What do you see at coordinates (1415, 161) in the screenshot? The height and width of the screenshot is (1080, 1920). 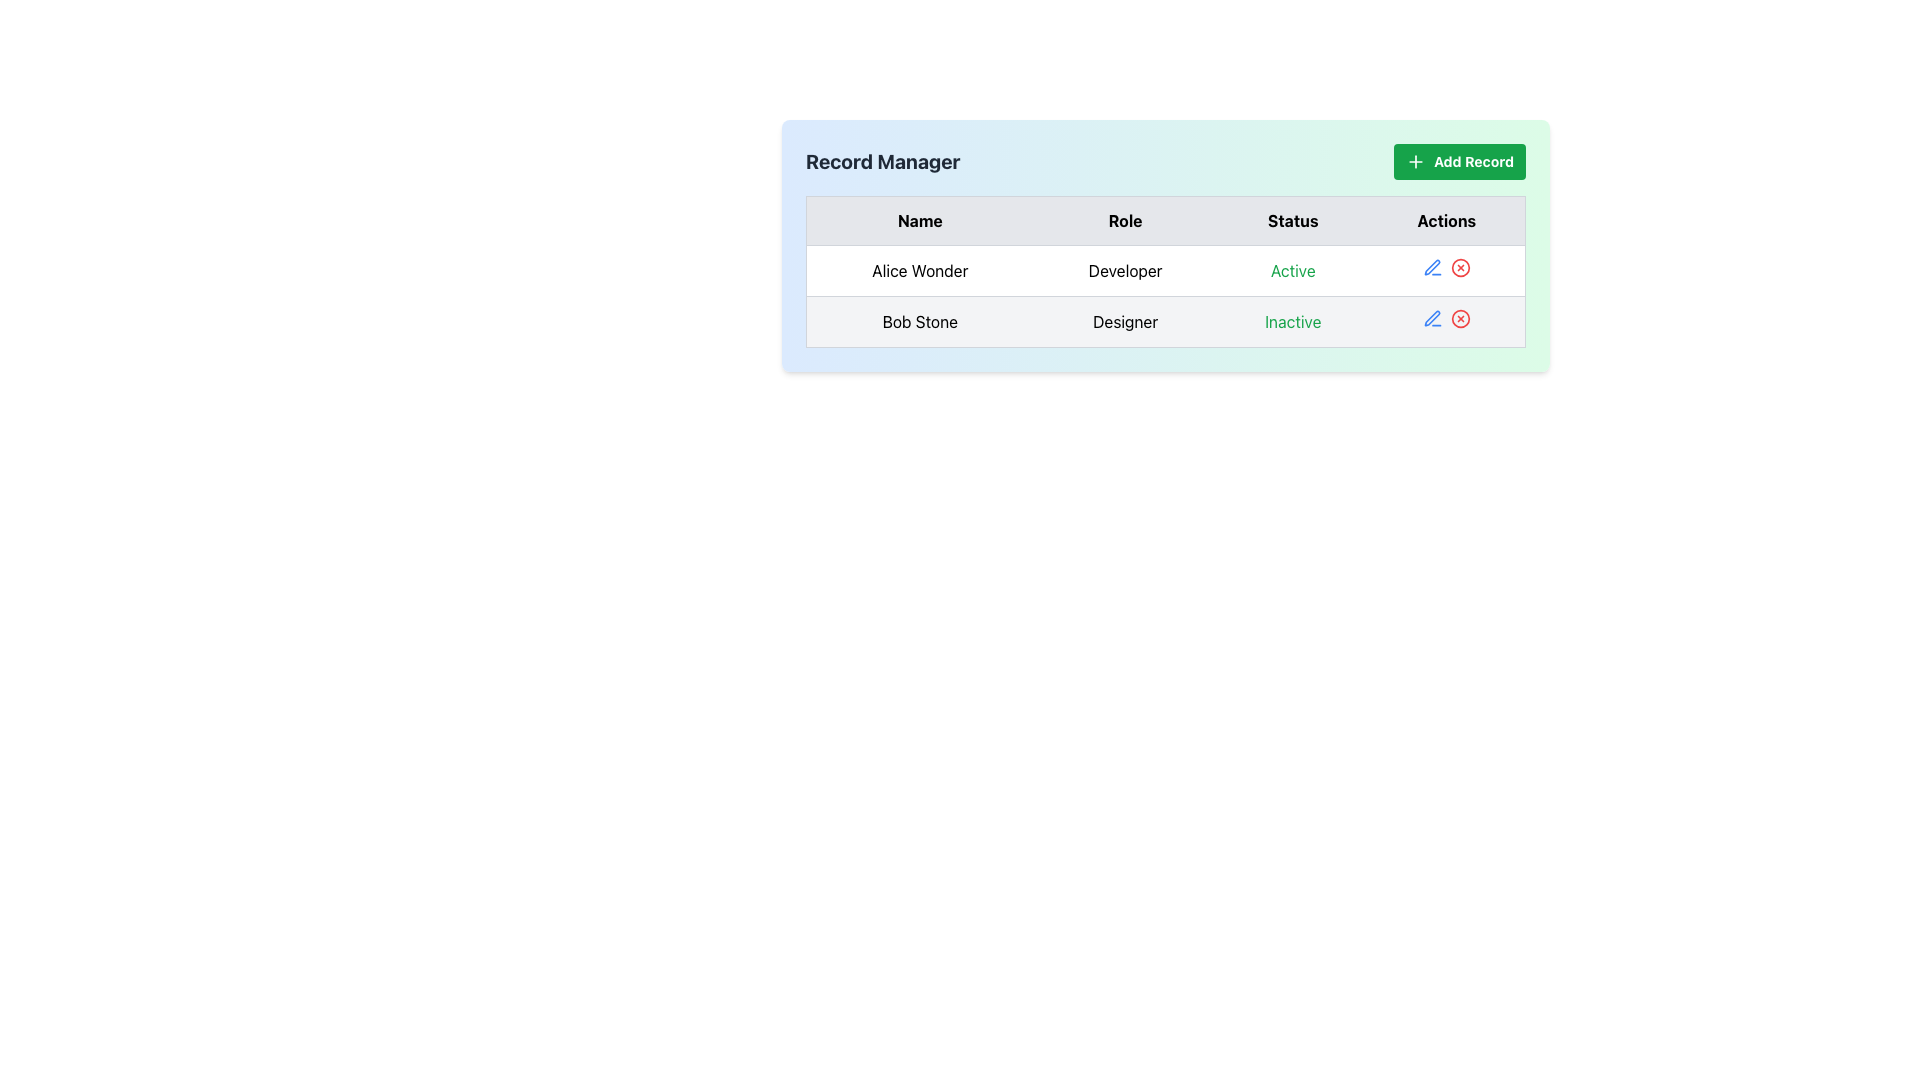 I see `the Decorative Icon inside the 'Add Record' button, located in the top-right corner of the interface` at bounding box center [1415, 161].